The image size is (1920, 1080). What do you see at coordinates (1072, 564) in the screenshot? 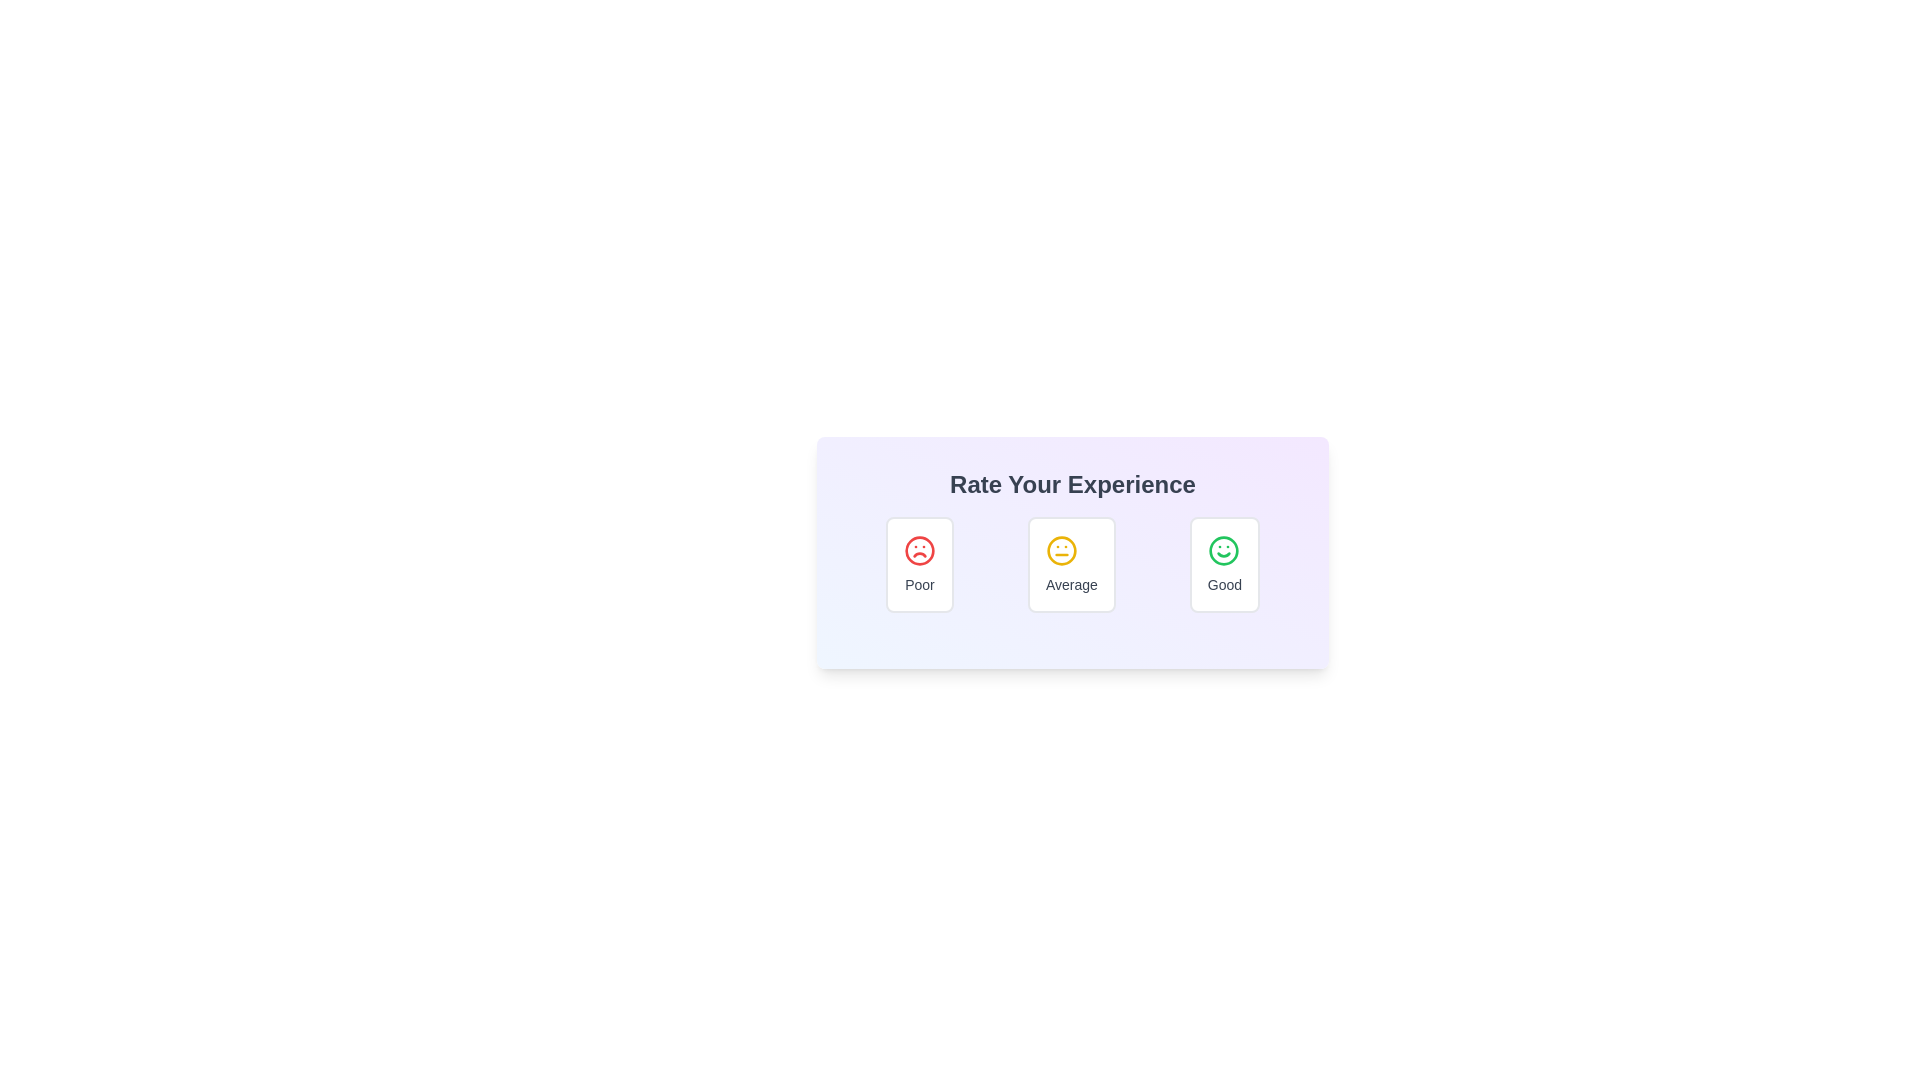
I see `the individual rating option in the row of interactive rating buttons labeled 'Average' located within the 'Rate Your Experience' section` at bounding box center [1072, 564].